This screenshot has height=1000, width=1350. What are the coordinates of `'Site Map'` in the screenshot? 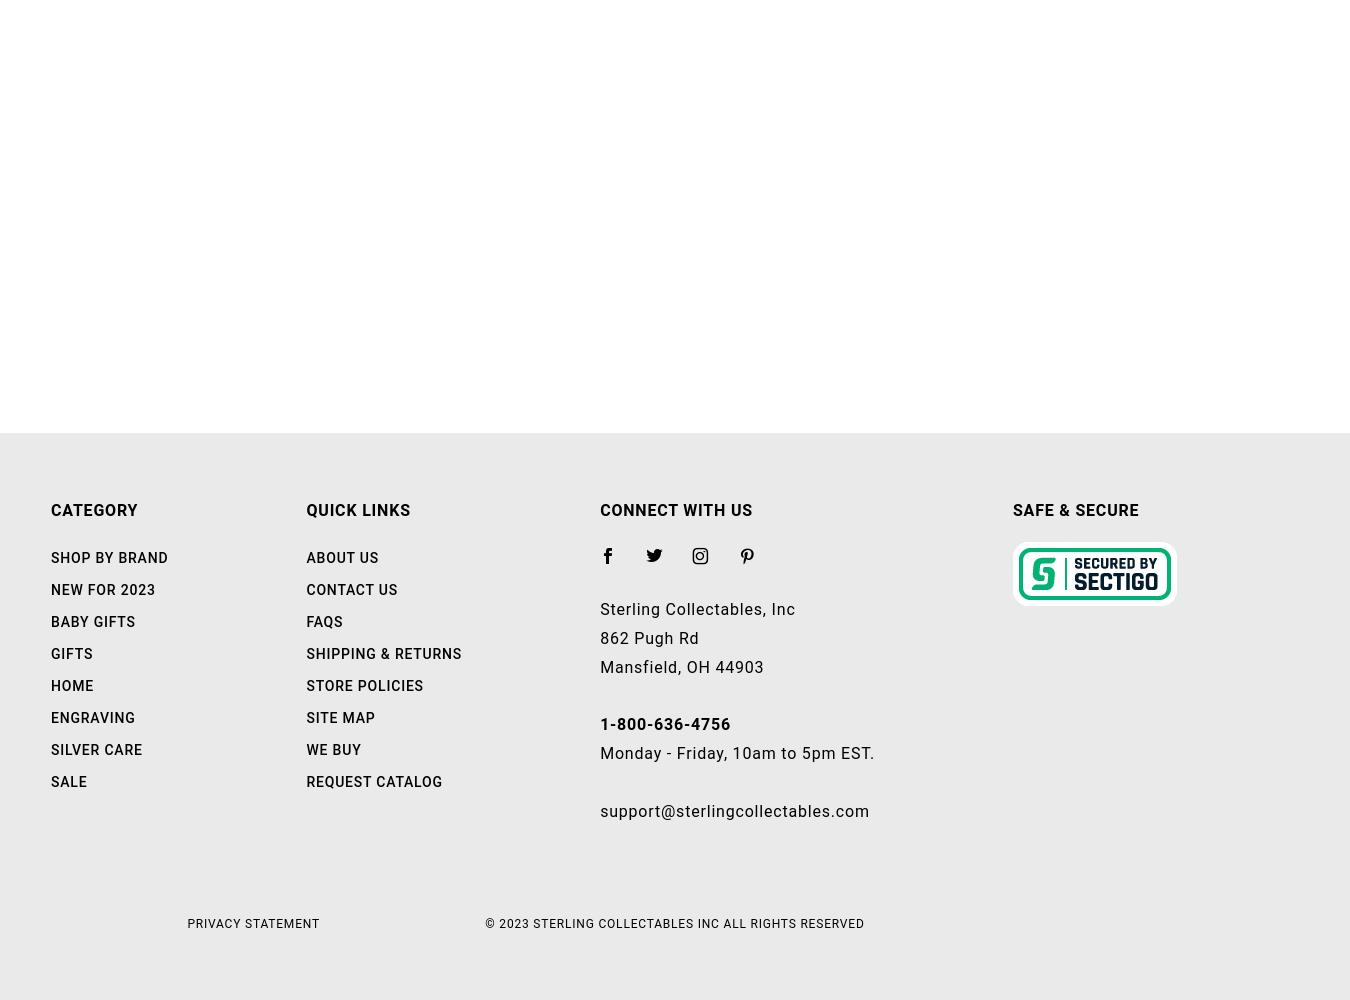 It's located at (305, 717).